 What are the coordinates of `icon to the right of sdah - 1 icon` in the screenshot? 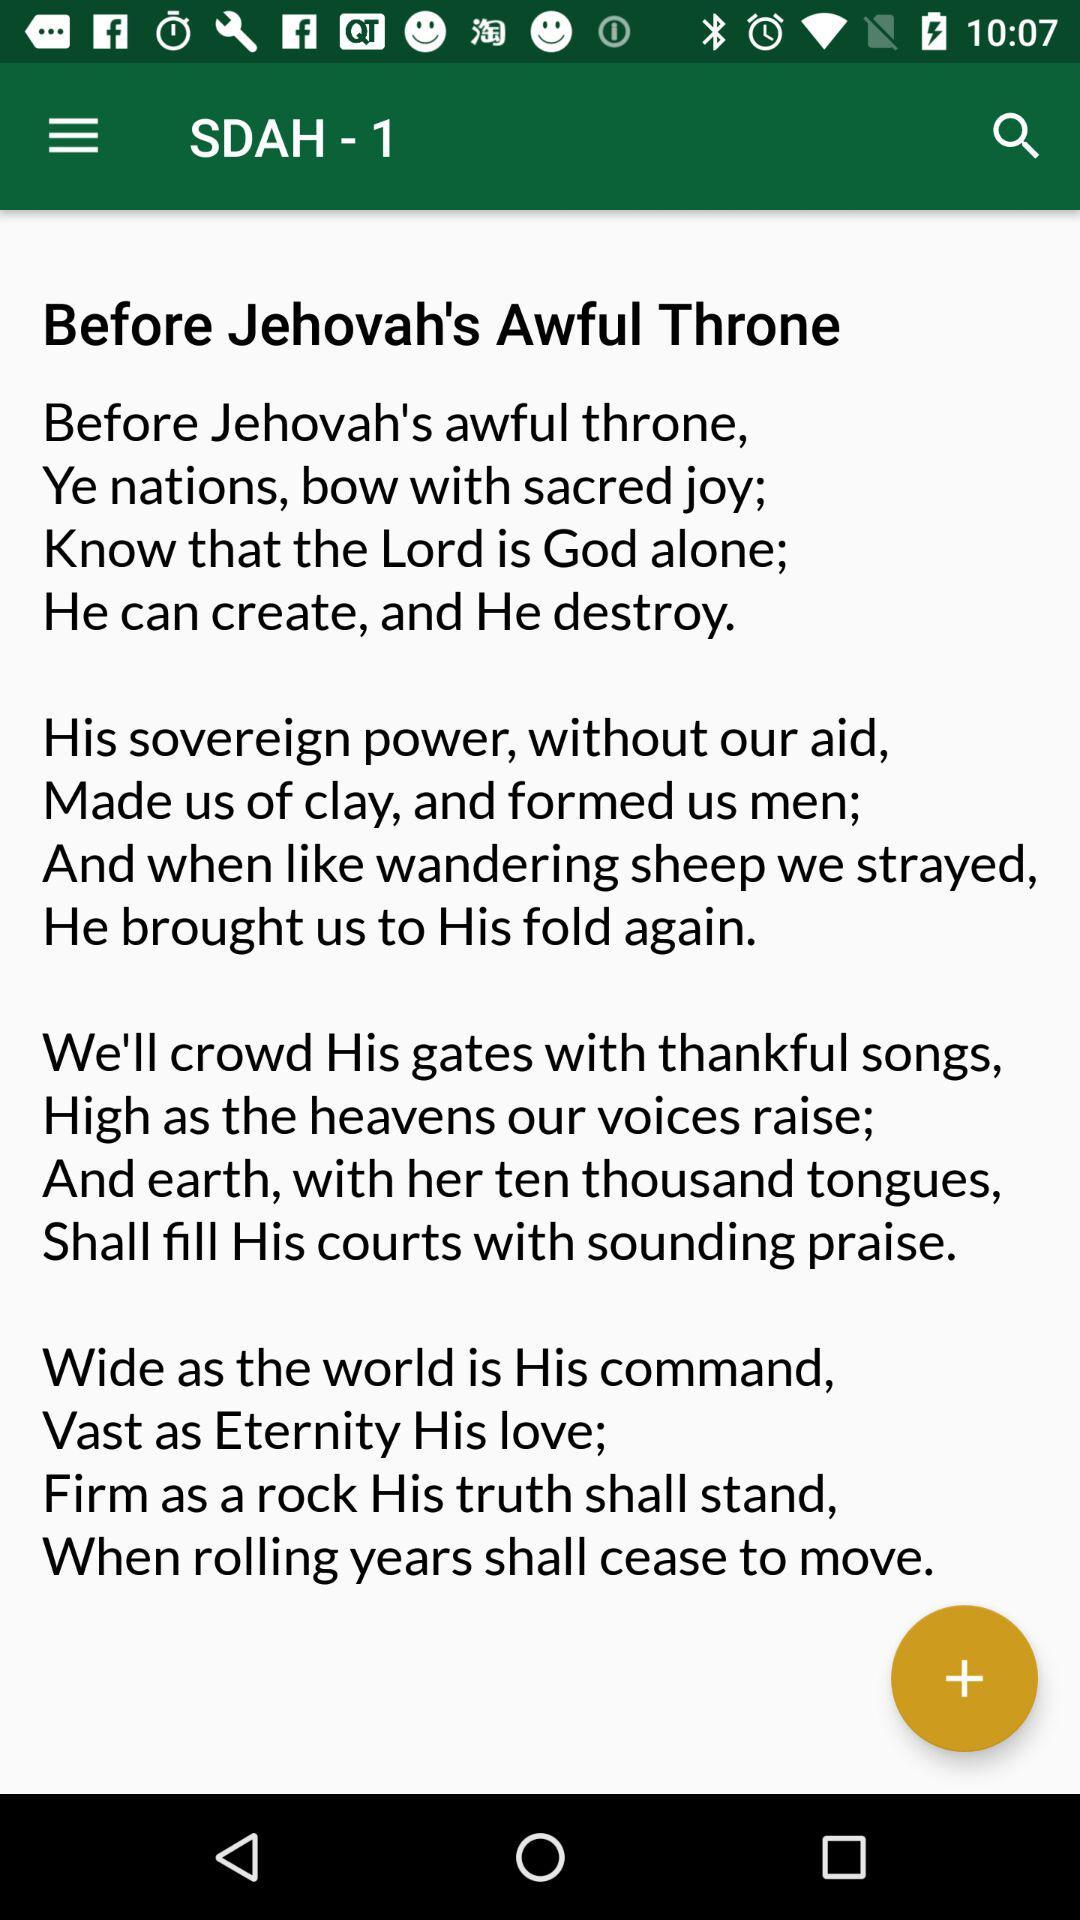 It's located at (1017, 135).